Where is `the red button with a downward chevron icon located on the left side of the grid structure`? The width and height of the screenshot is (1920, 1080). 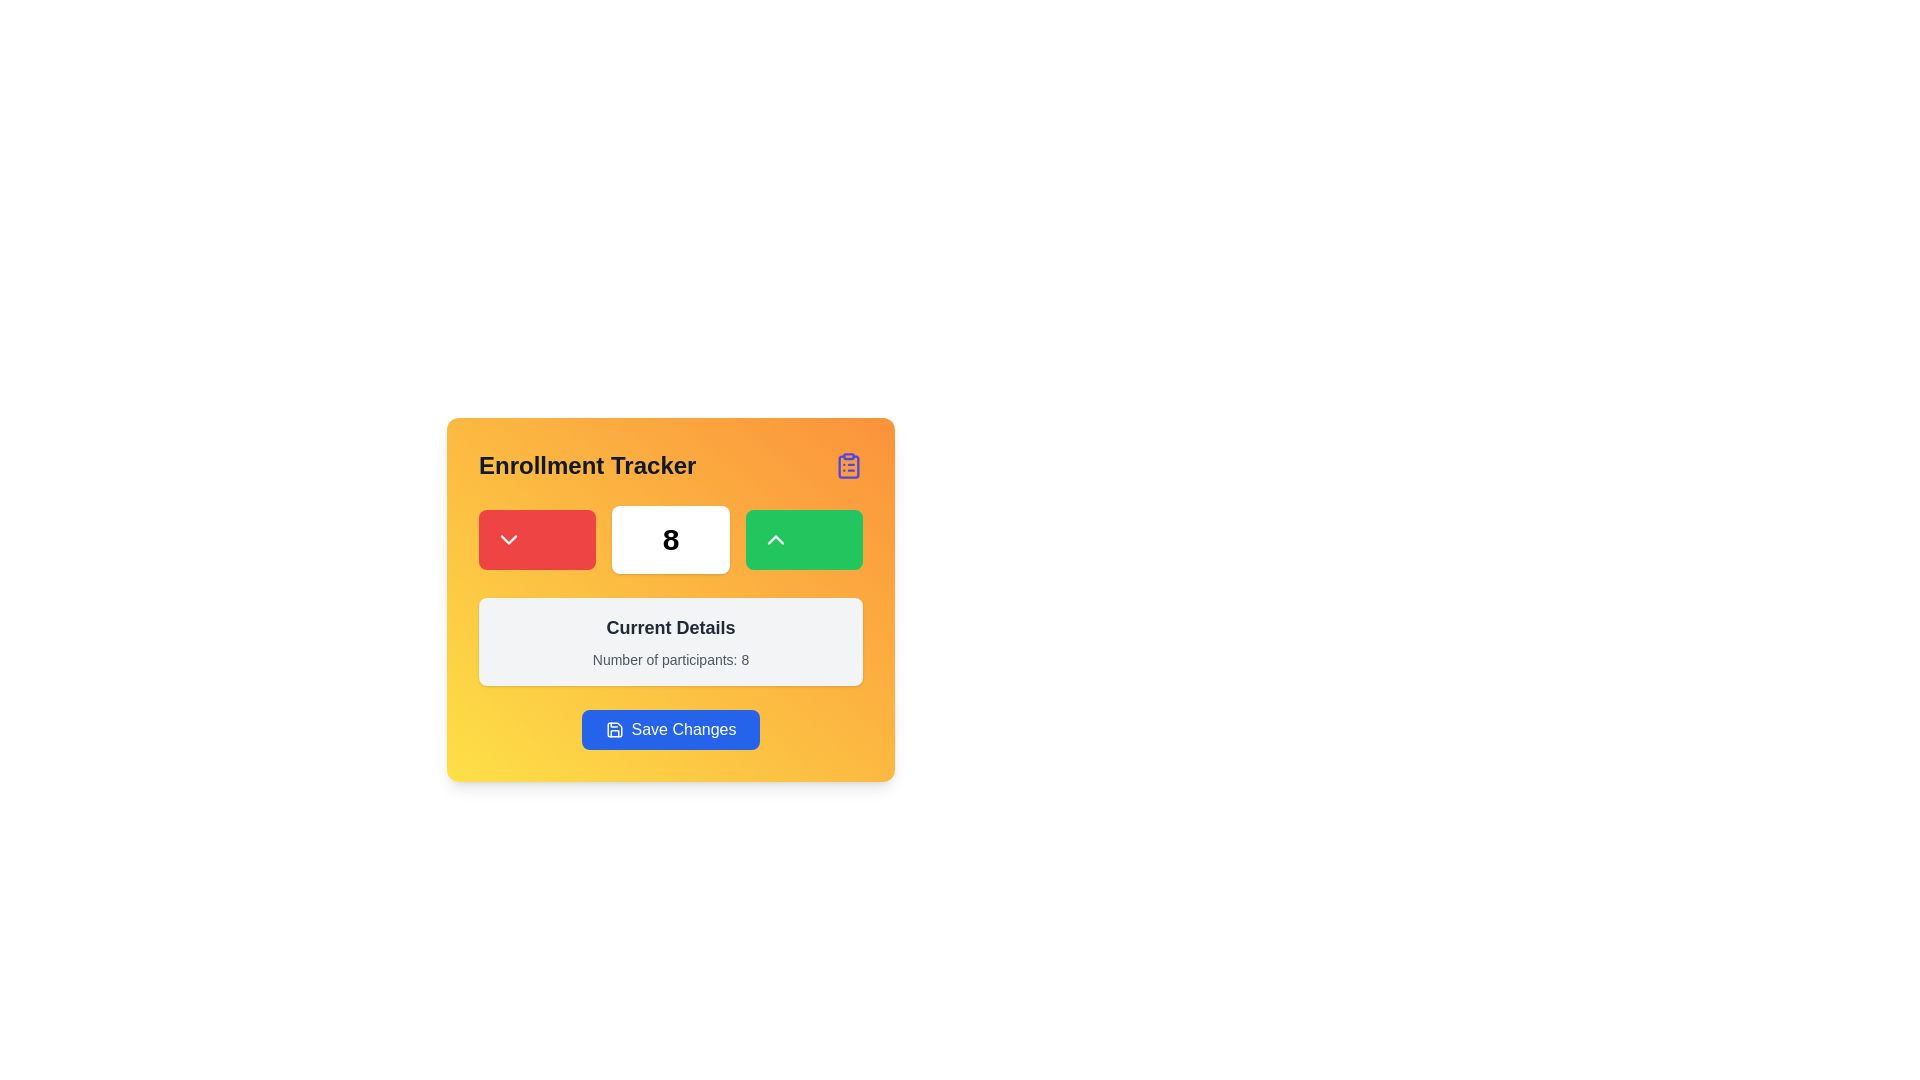 the red button with a downward chevron icon located on the left side of the grid structure is located at coordinates (537, 540).